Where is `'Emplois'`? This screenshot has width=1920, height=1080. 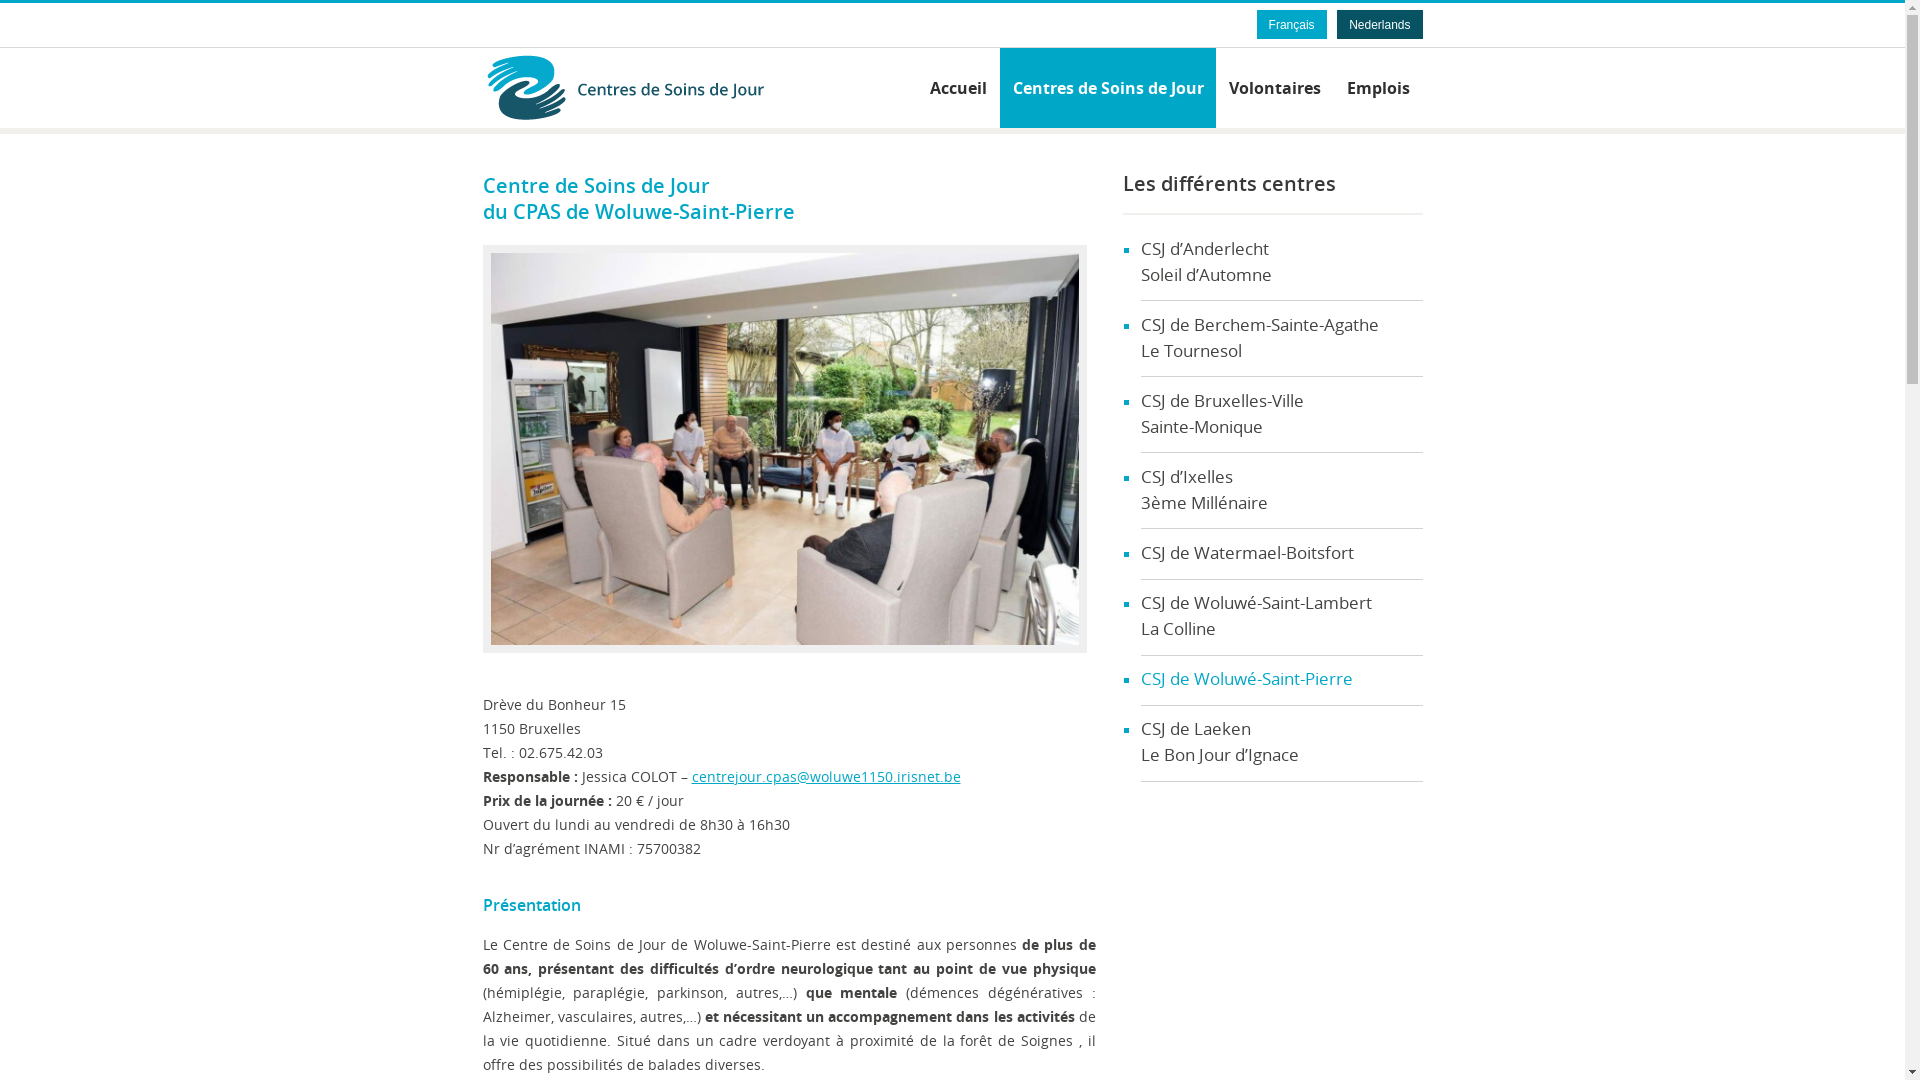 'Emplois' is located at coordinates (1377, 87).